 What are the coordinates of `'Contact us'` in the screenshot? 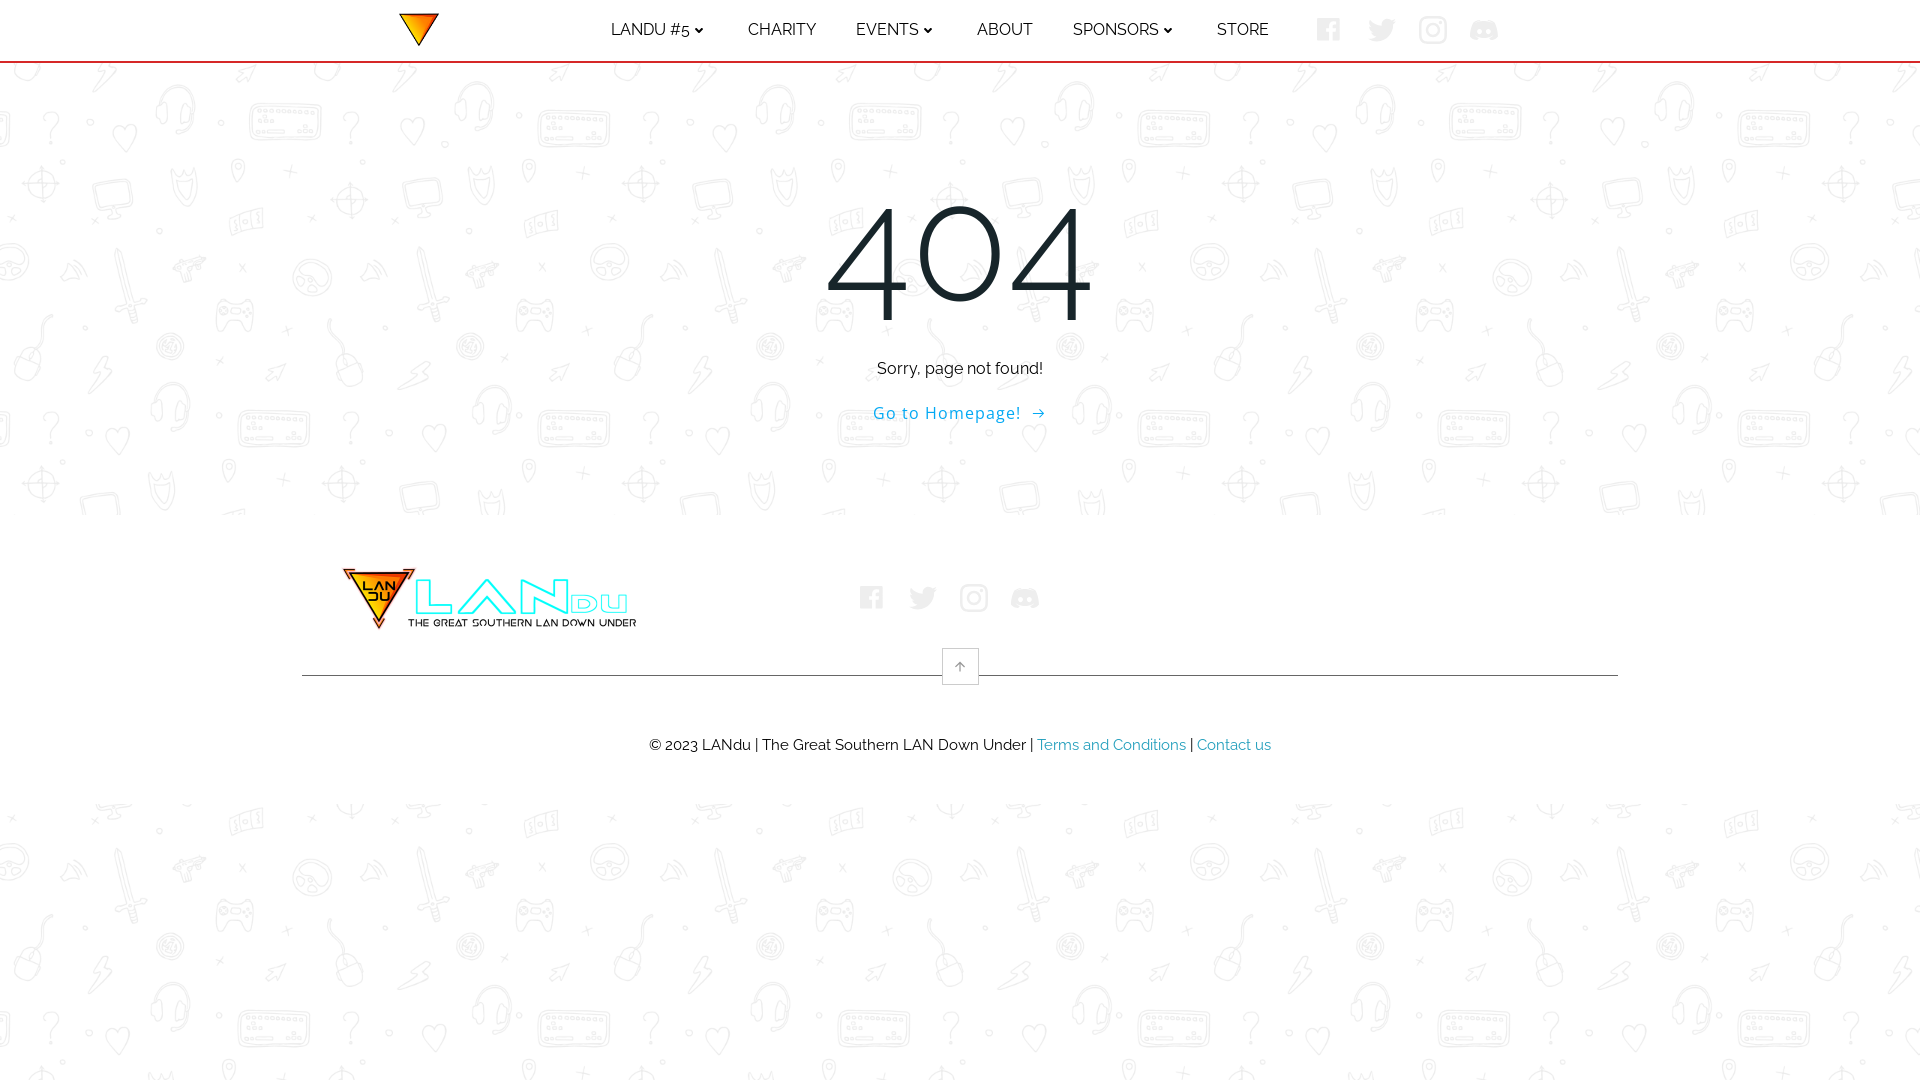 It's located at (1232, 744).